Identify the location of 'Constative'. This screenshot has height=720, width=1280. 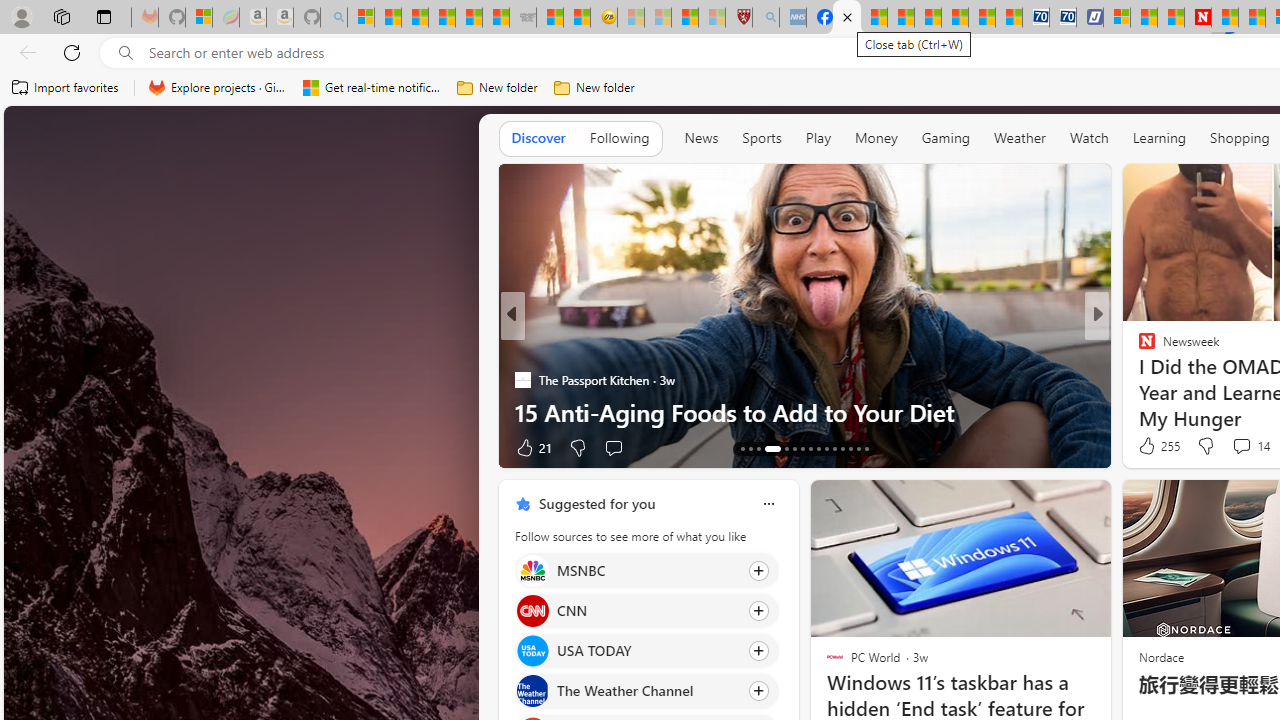
(1138, 346).